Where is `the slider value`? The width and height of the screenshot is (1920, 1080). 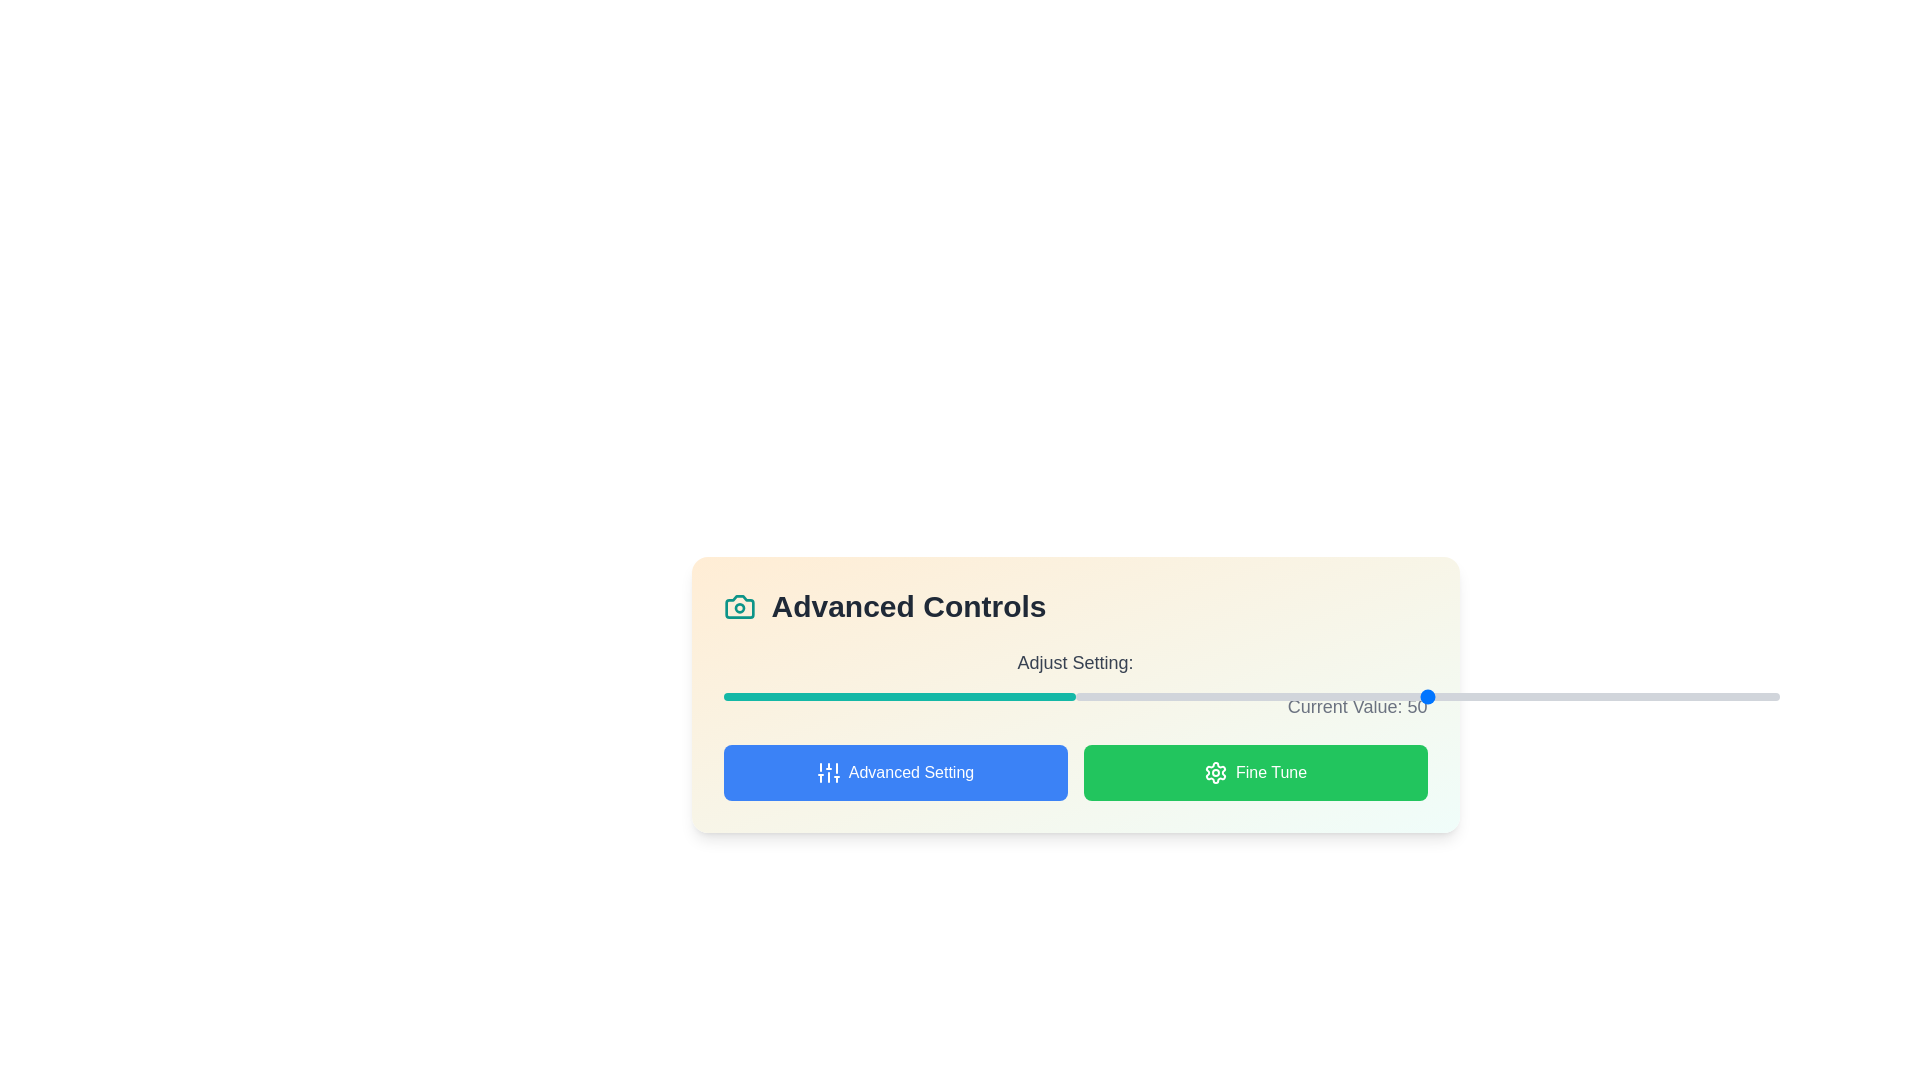
the slider value is located at coordinates (1188, 696).